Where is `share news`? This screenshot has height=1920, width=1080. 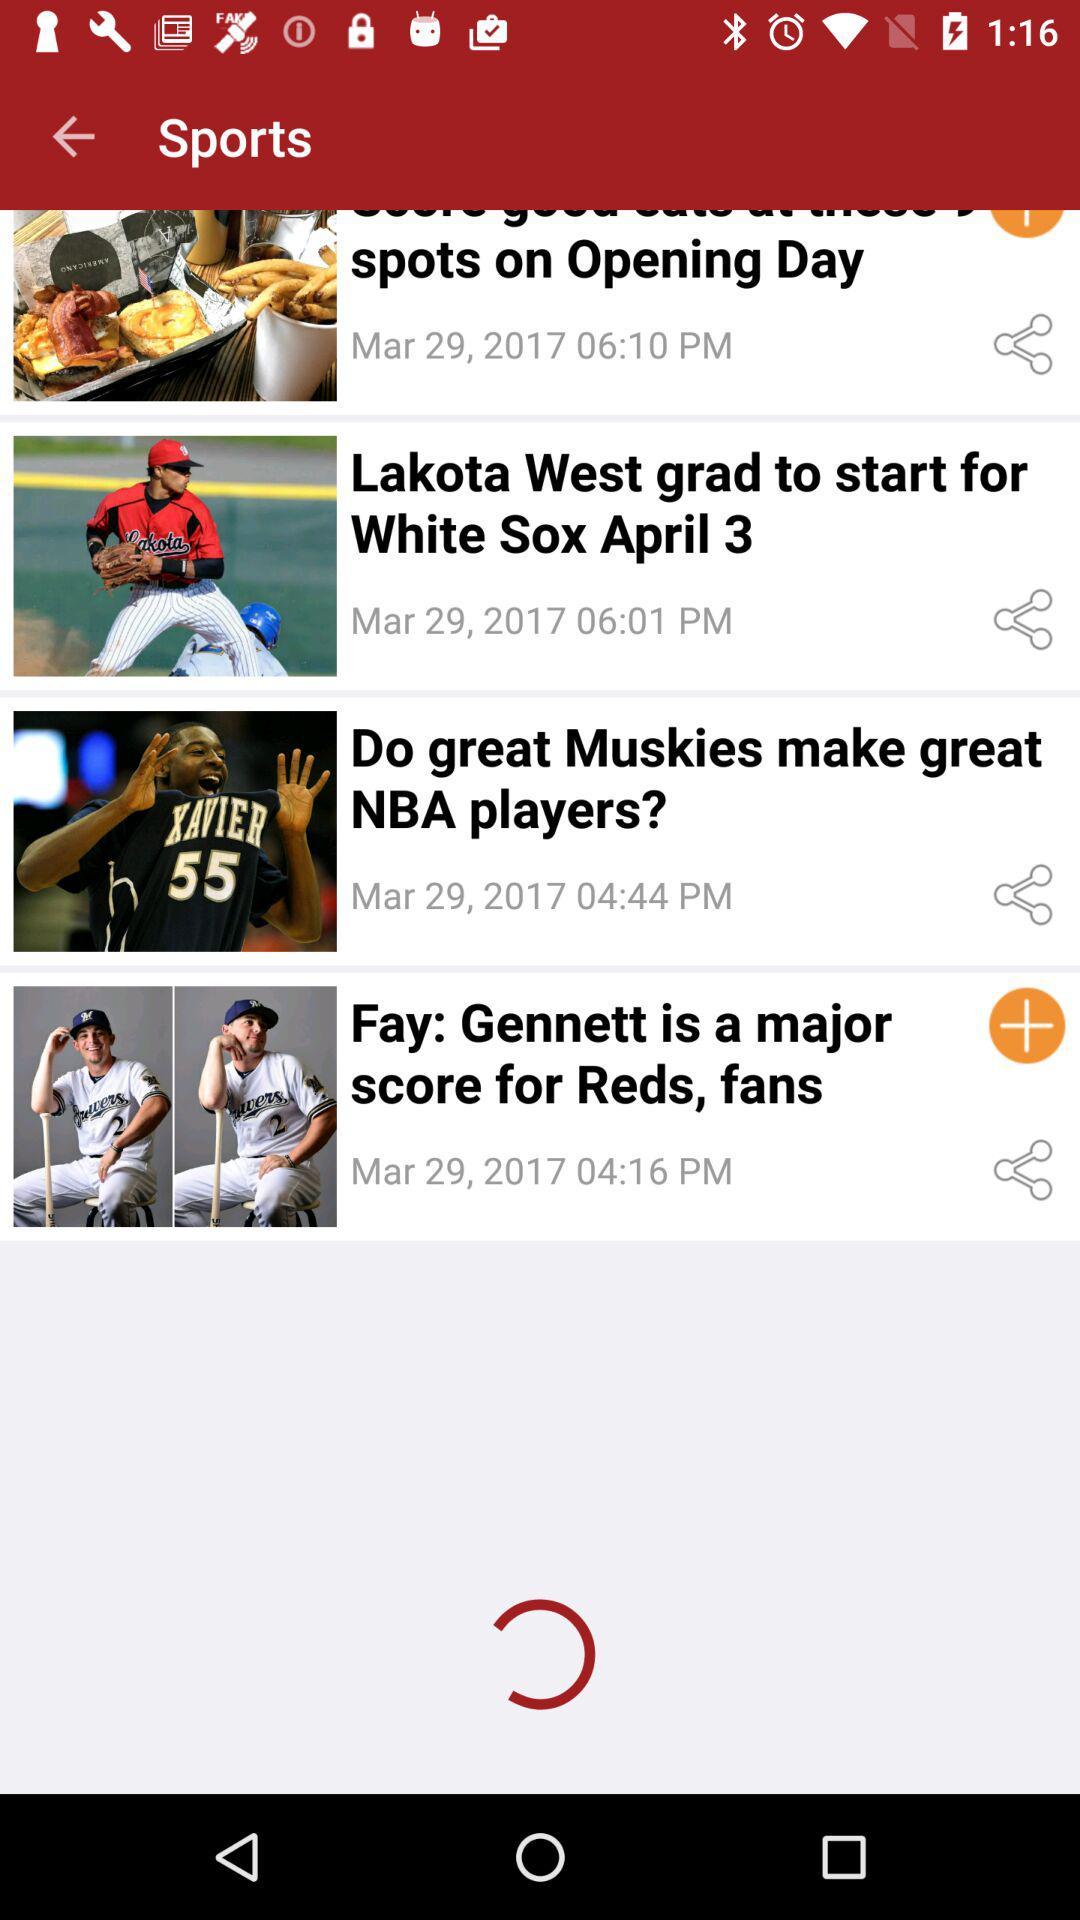 share news is located at coordinates (1027, 344).